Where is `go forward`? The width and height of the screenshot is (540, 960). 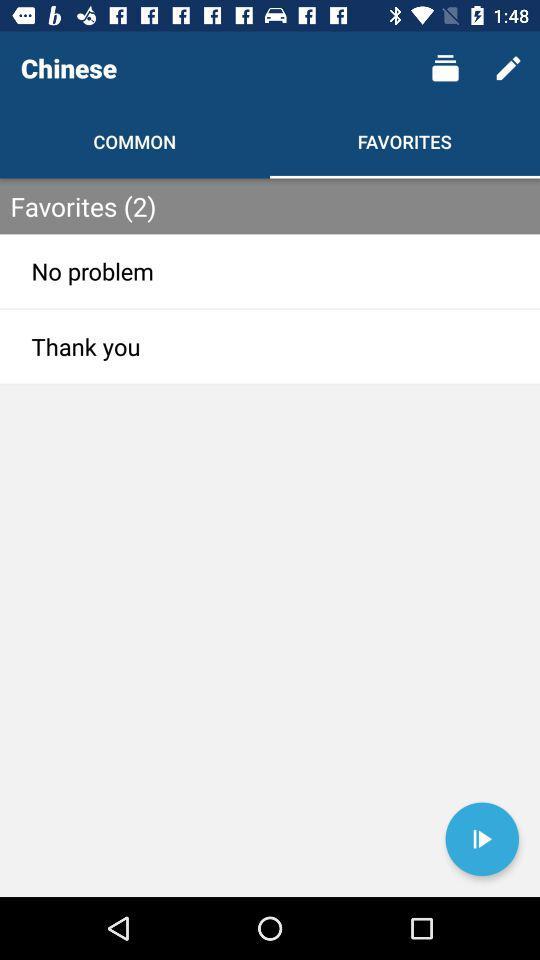
go forward is located at coordinates (481, 839).